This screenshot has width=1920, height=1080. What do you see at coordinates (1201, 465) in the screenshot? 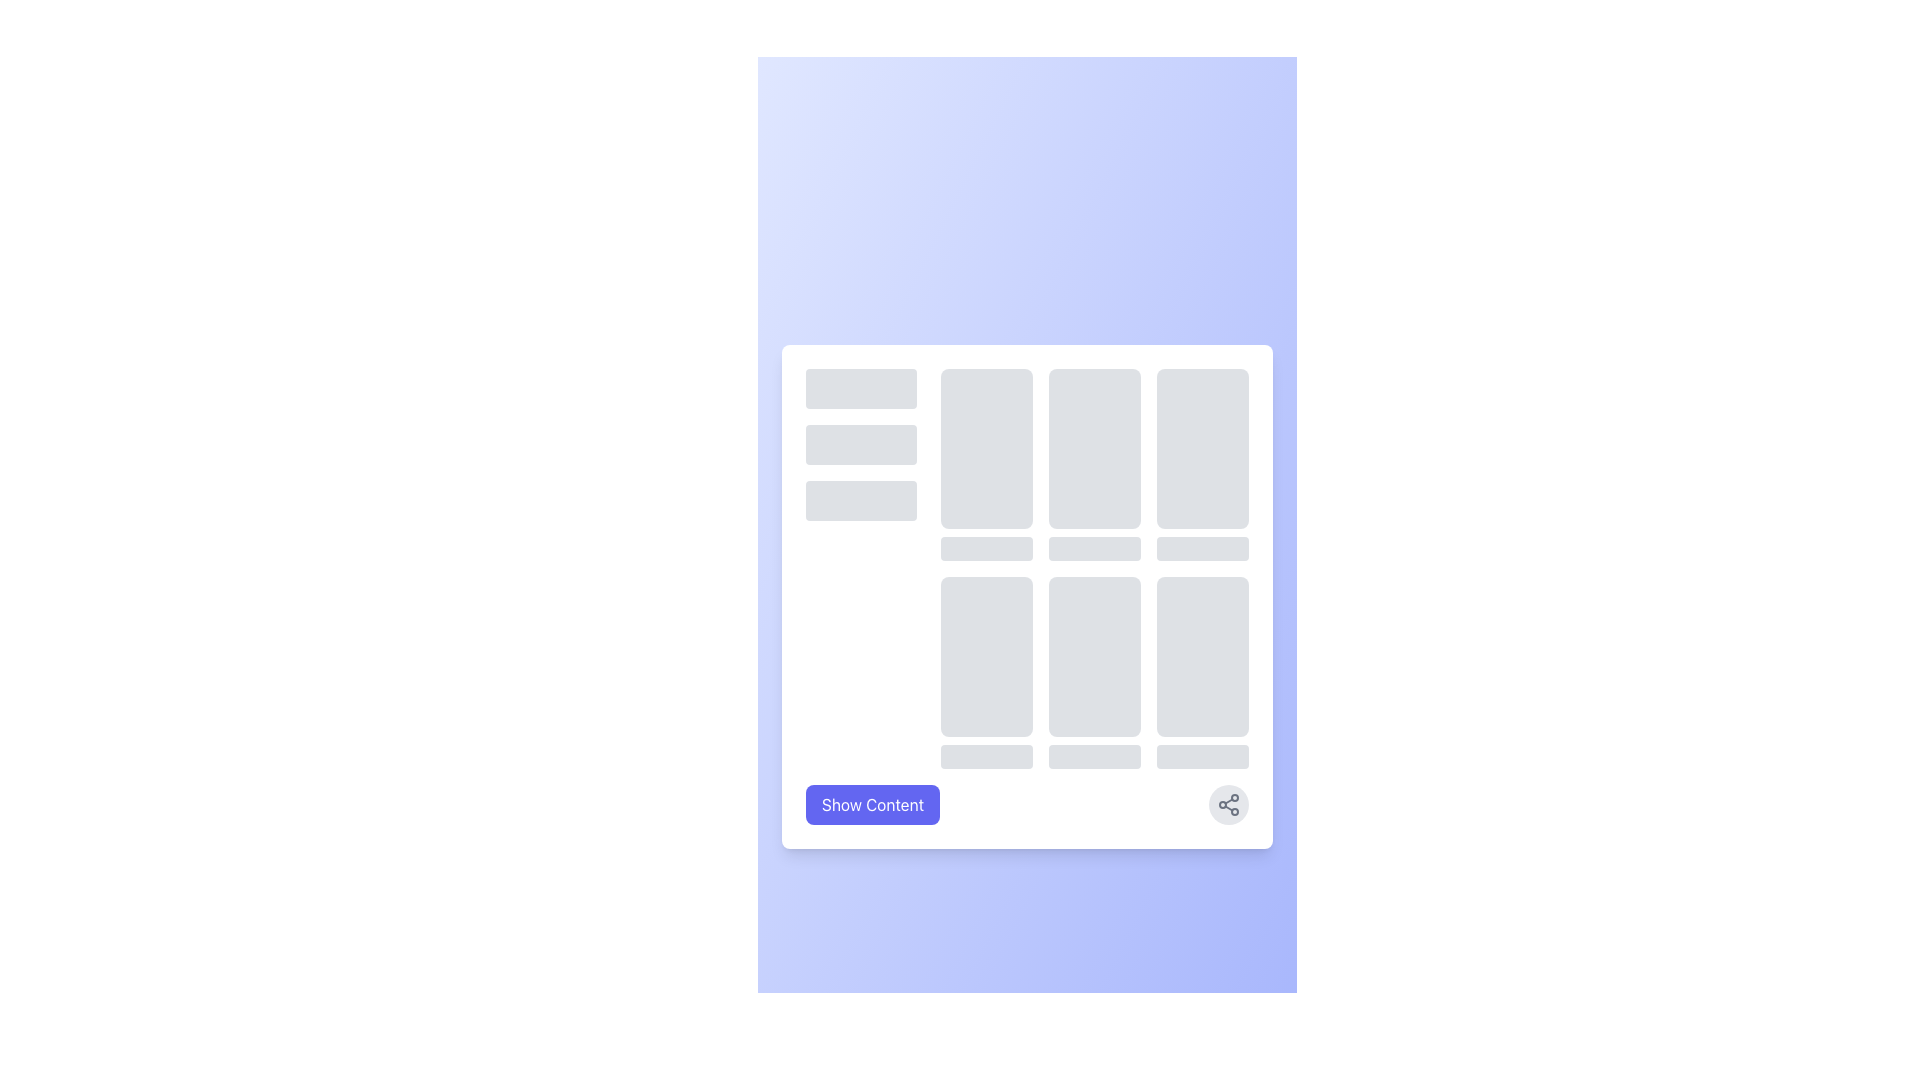
I see `the Placeholder element, which is a light gray rectangle with rounded corners located in the third column of the first row of a grid layout` at bounding box center [1201, 465].